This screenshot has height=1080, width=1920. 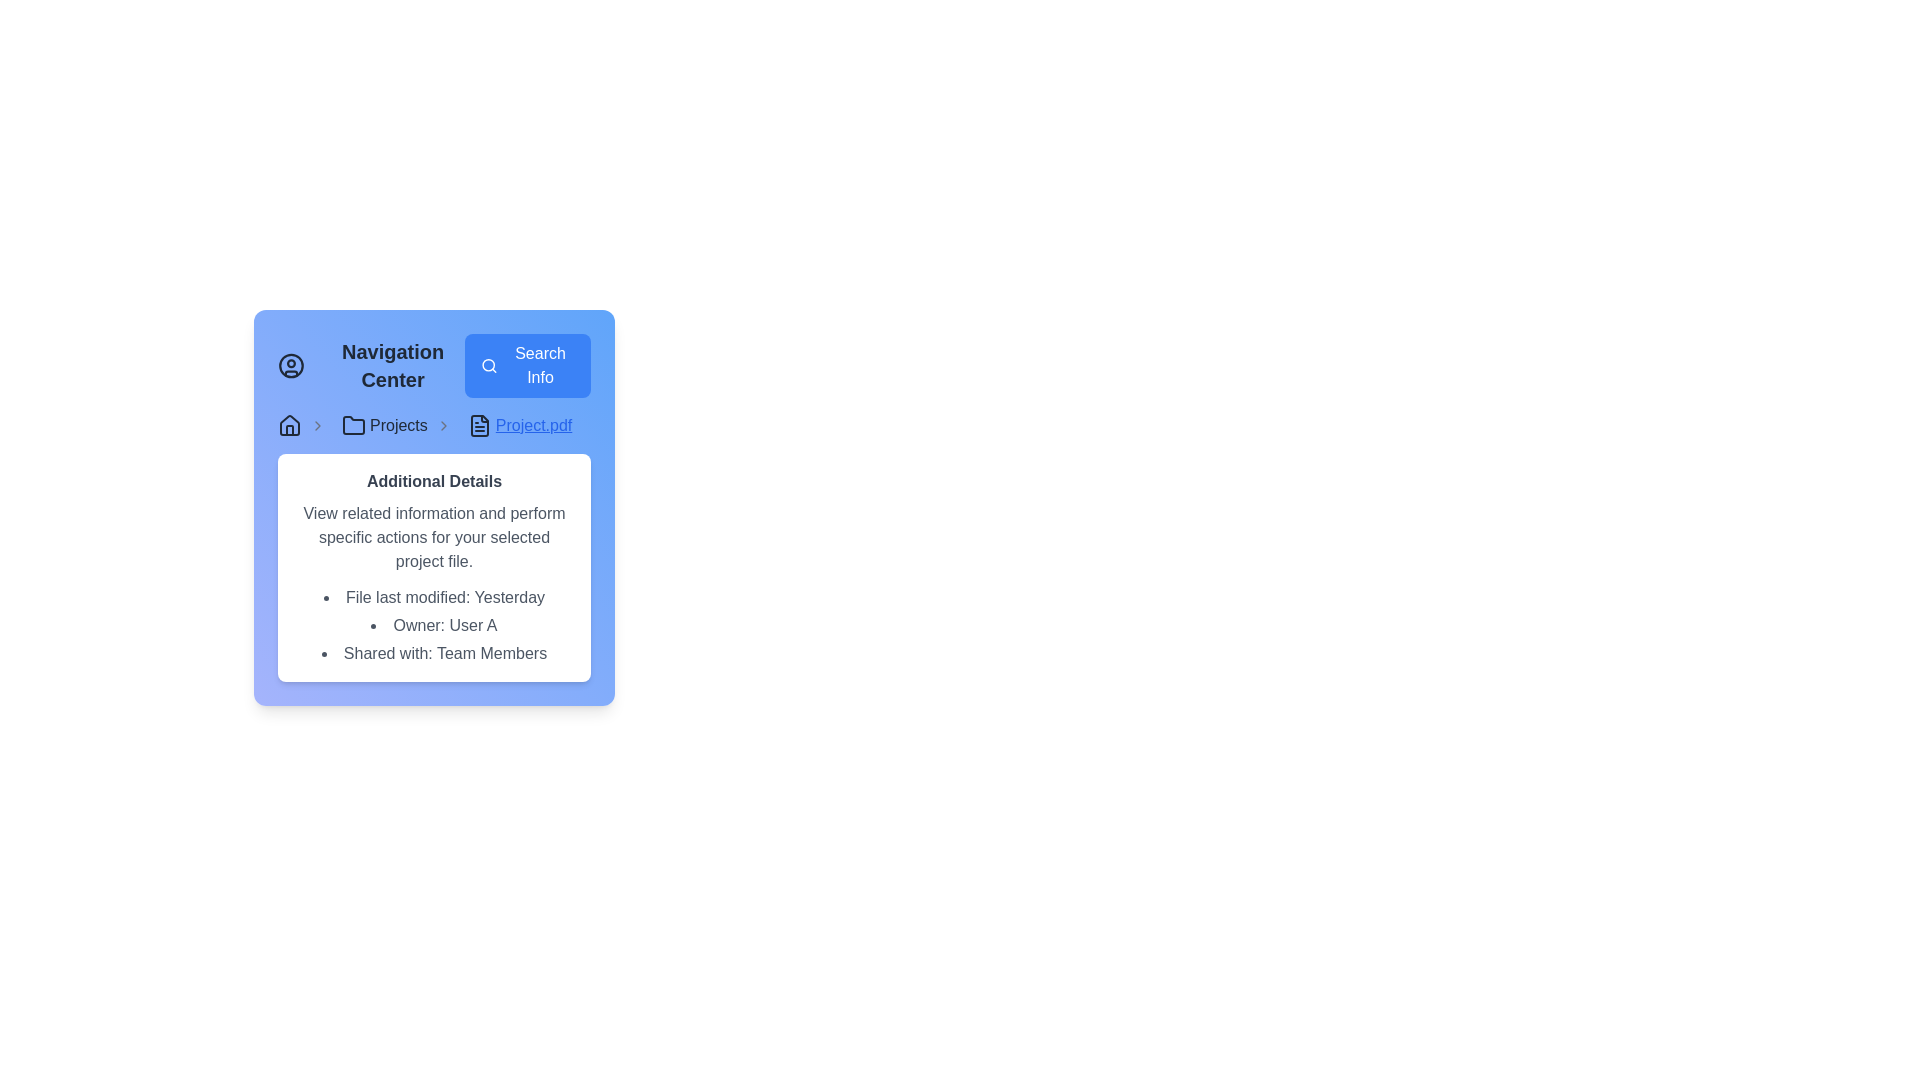 I want to click on the SVG icon representing the PDF document, so click(x=478, y=424).